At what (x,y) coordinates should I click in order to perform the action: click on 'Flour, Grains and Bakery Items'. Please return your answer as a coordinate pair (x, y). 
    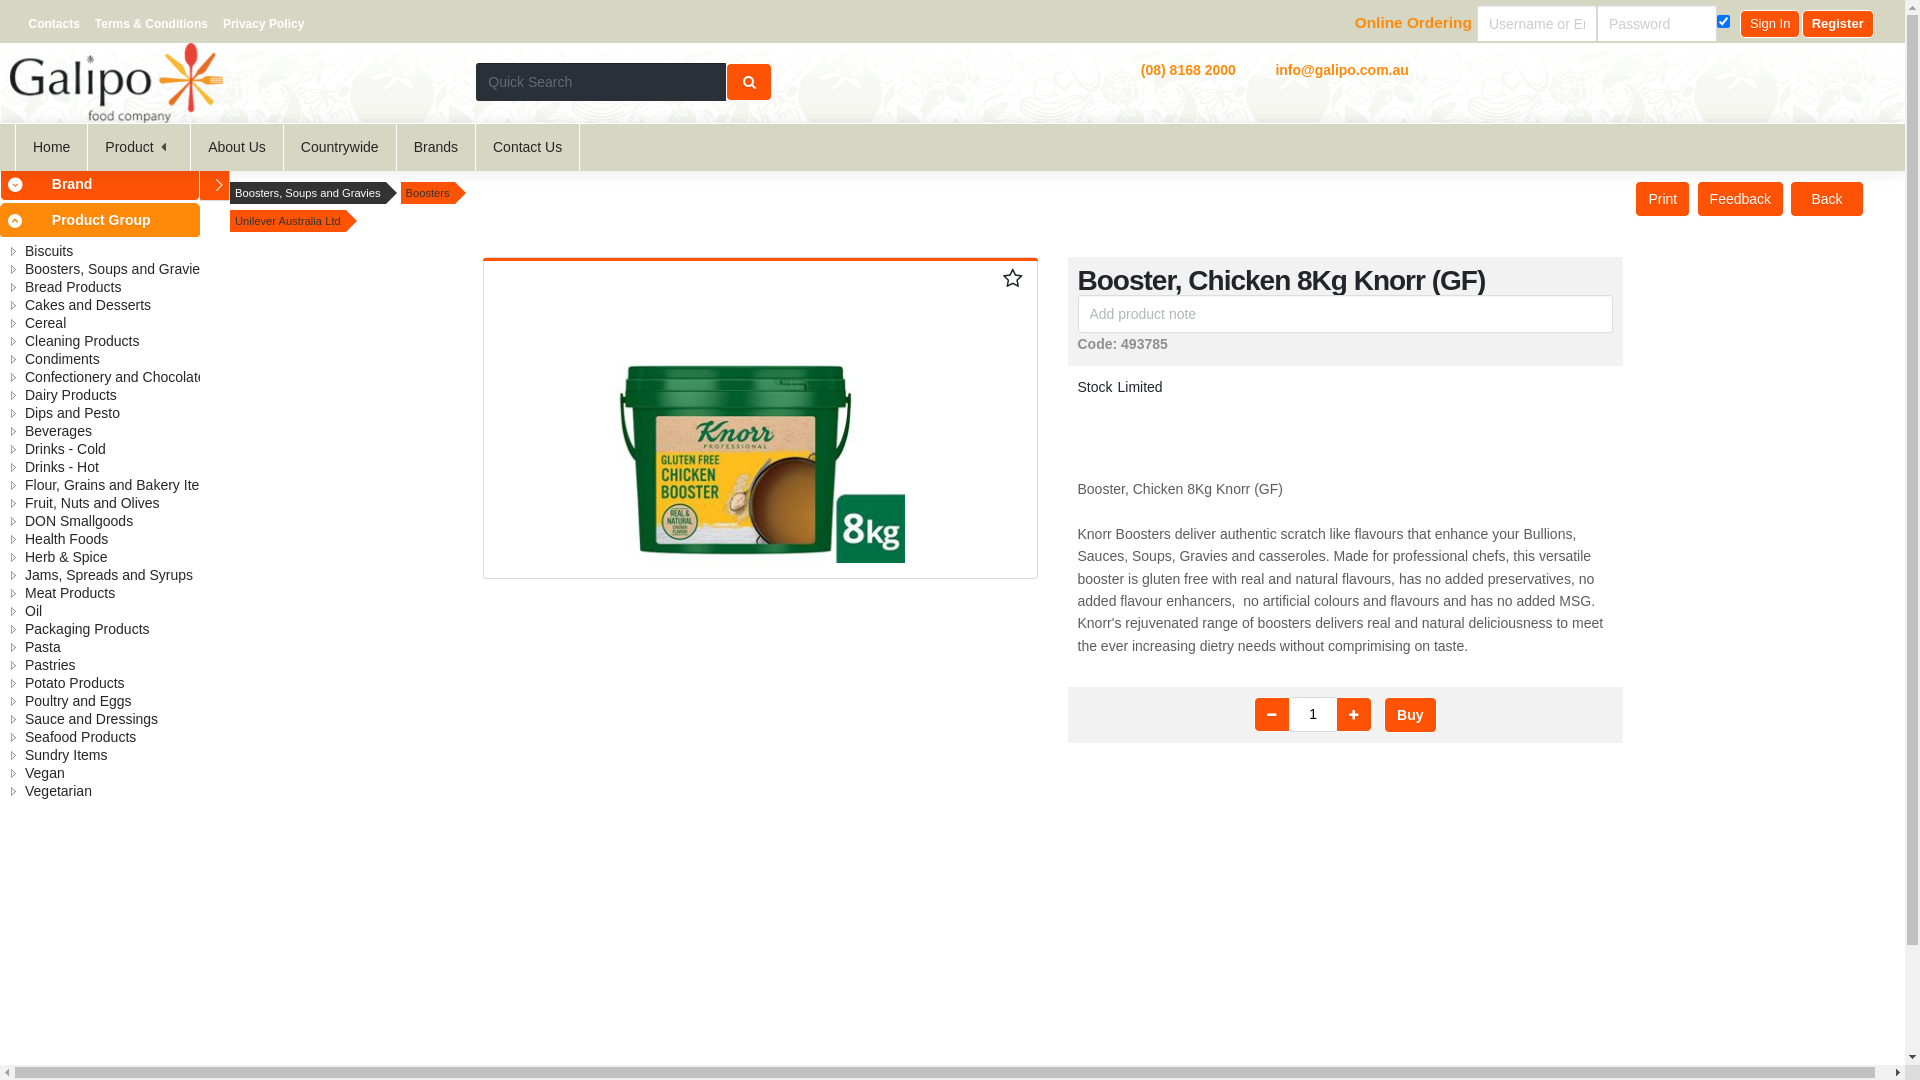
    Looking at the image, I should click on (23, 485).